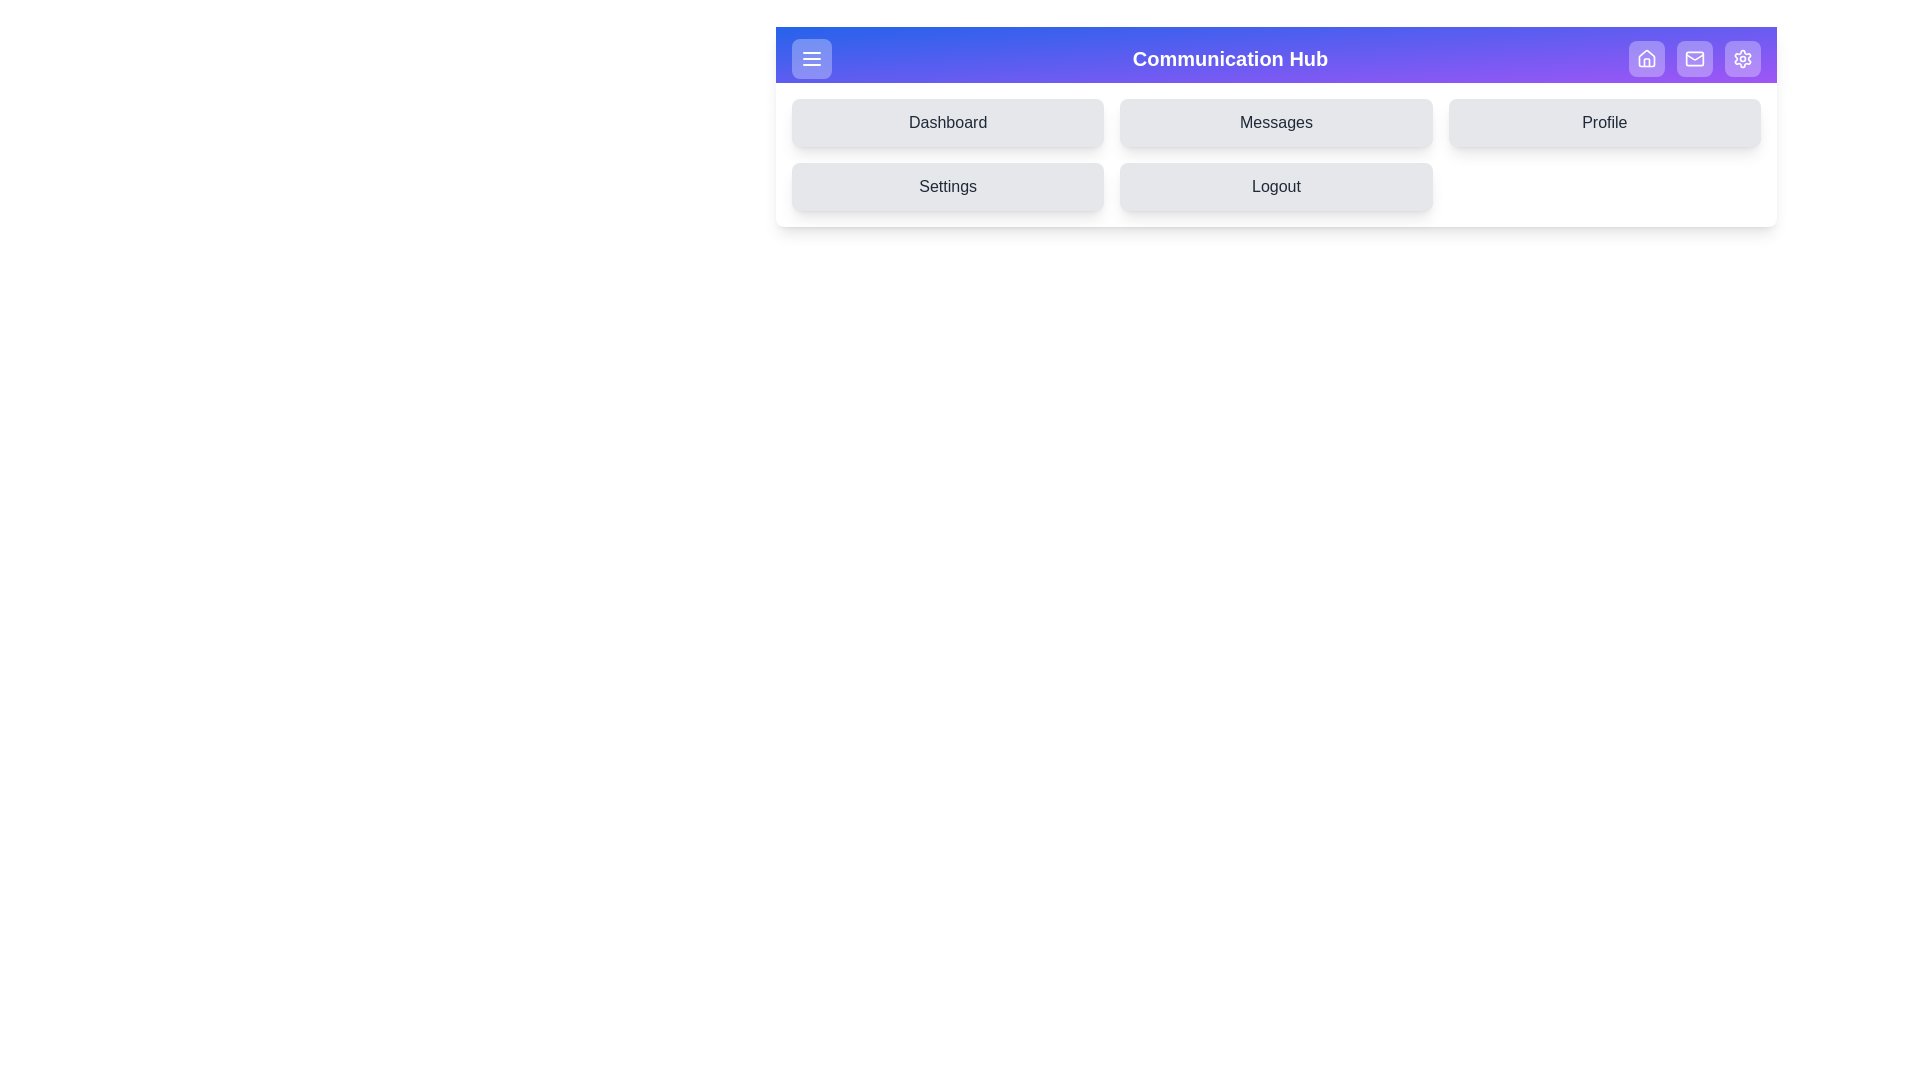 This screenshot has width=1920, height=1080. What do you see at coordinates (1693, 57) in the screenshot?
I see `the 'Inbox' tab to navigate to it` at bounding box center [1693, 57].